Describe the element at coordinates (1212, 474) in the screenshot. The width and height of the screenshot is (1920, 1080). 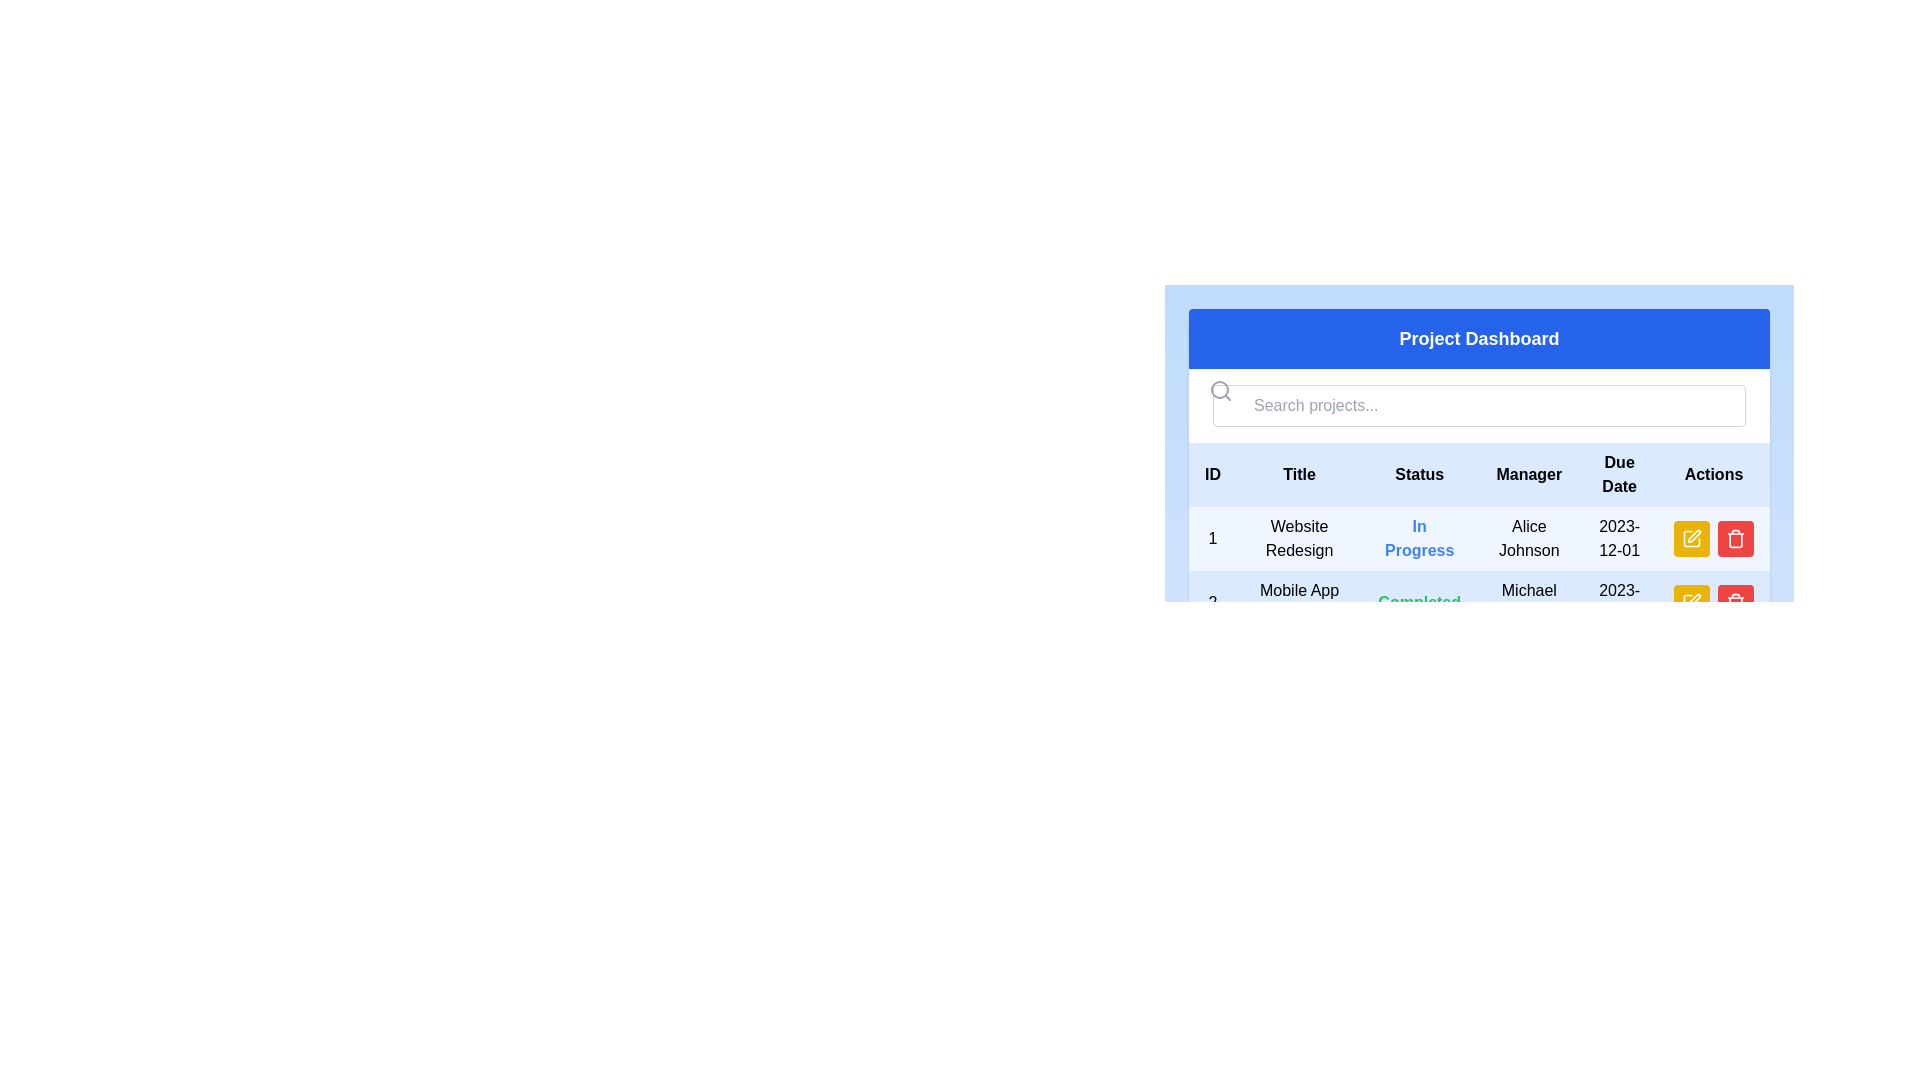
I see `the 'ID' text label in the first column header of the table, which has a light blue background and bold styling` at that location.